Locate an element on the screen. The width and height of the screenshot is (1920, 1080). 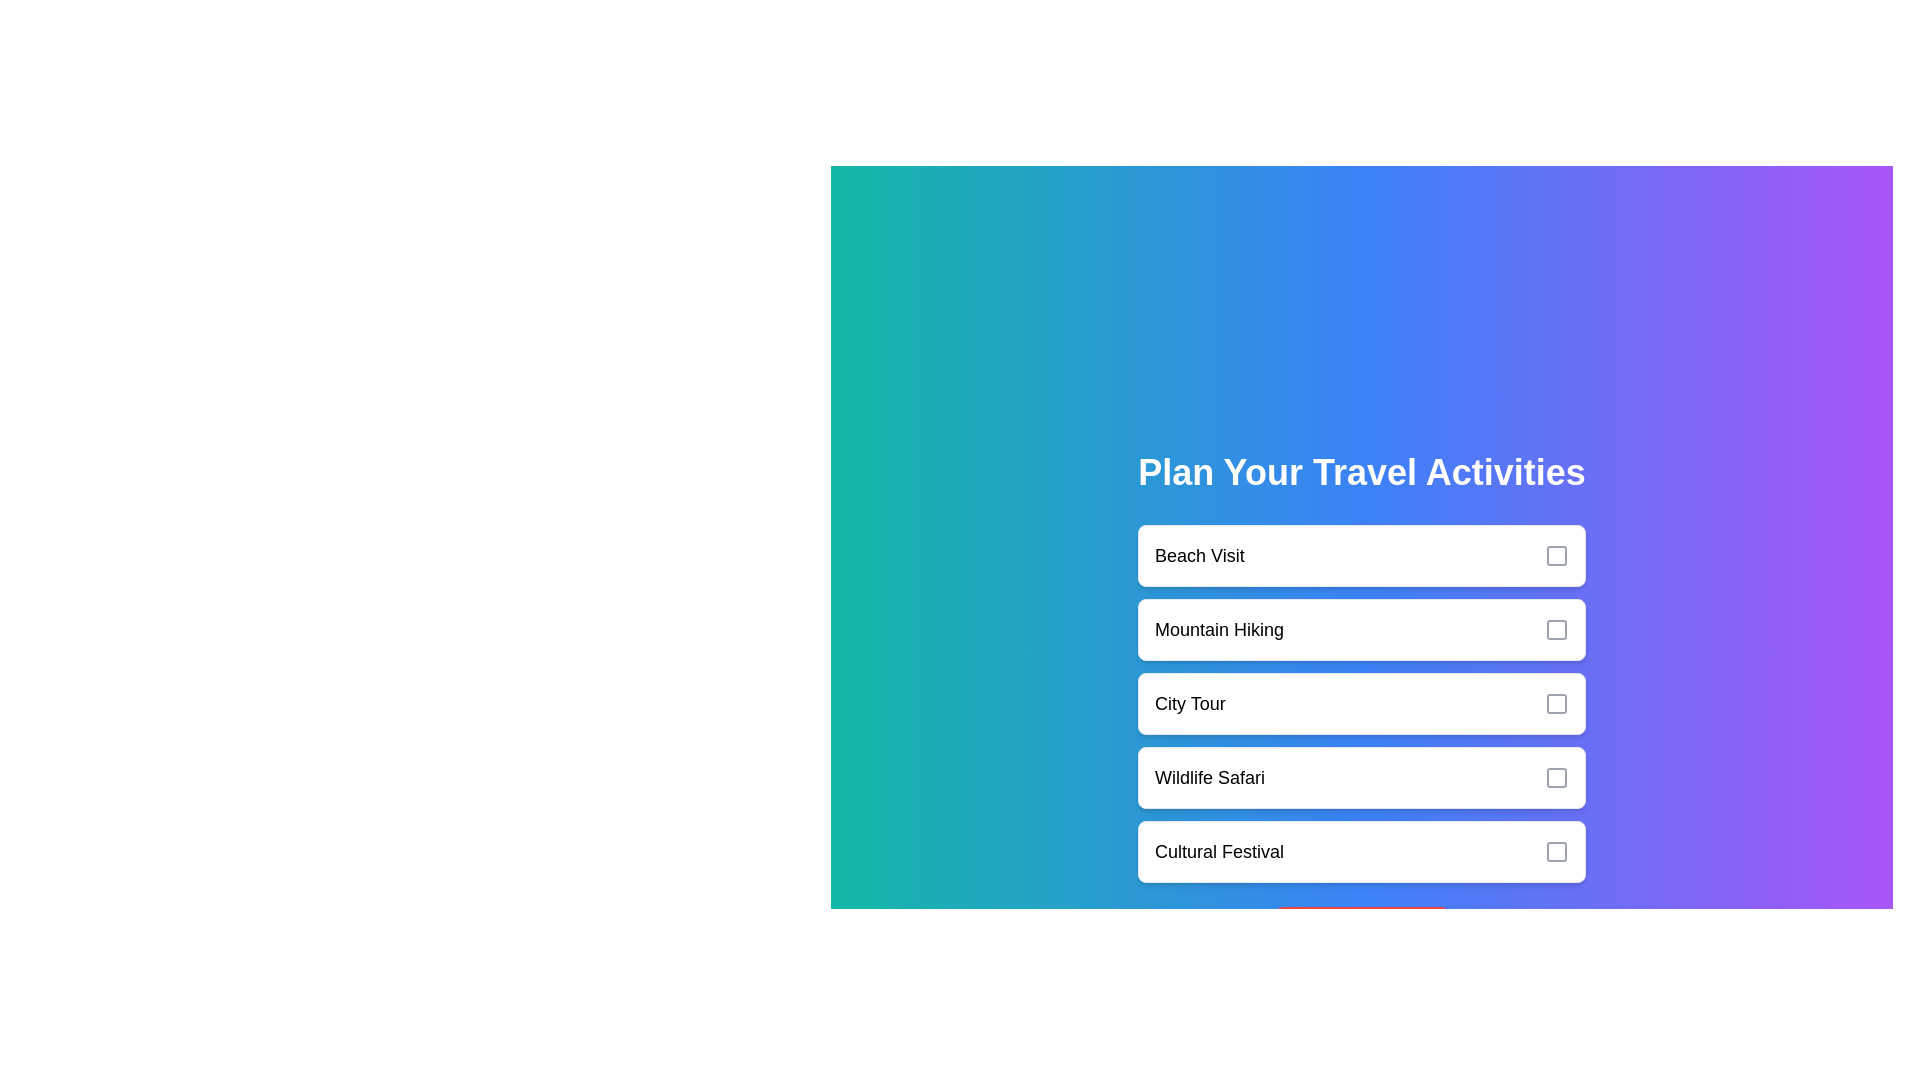
the checkbox corresponding to Wildlife Safari to toggle its selection is located at coordinates (1555, 777).